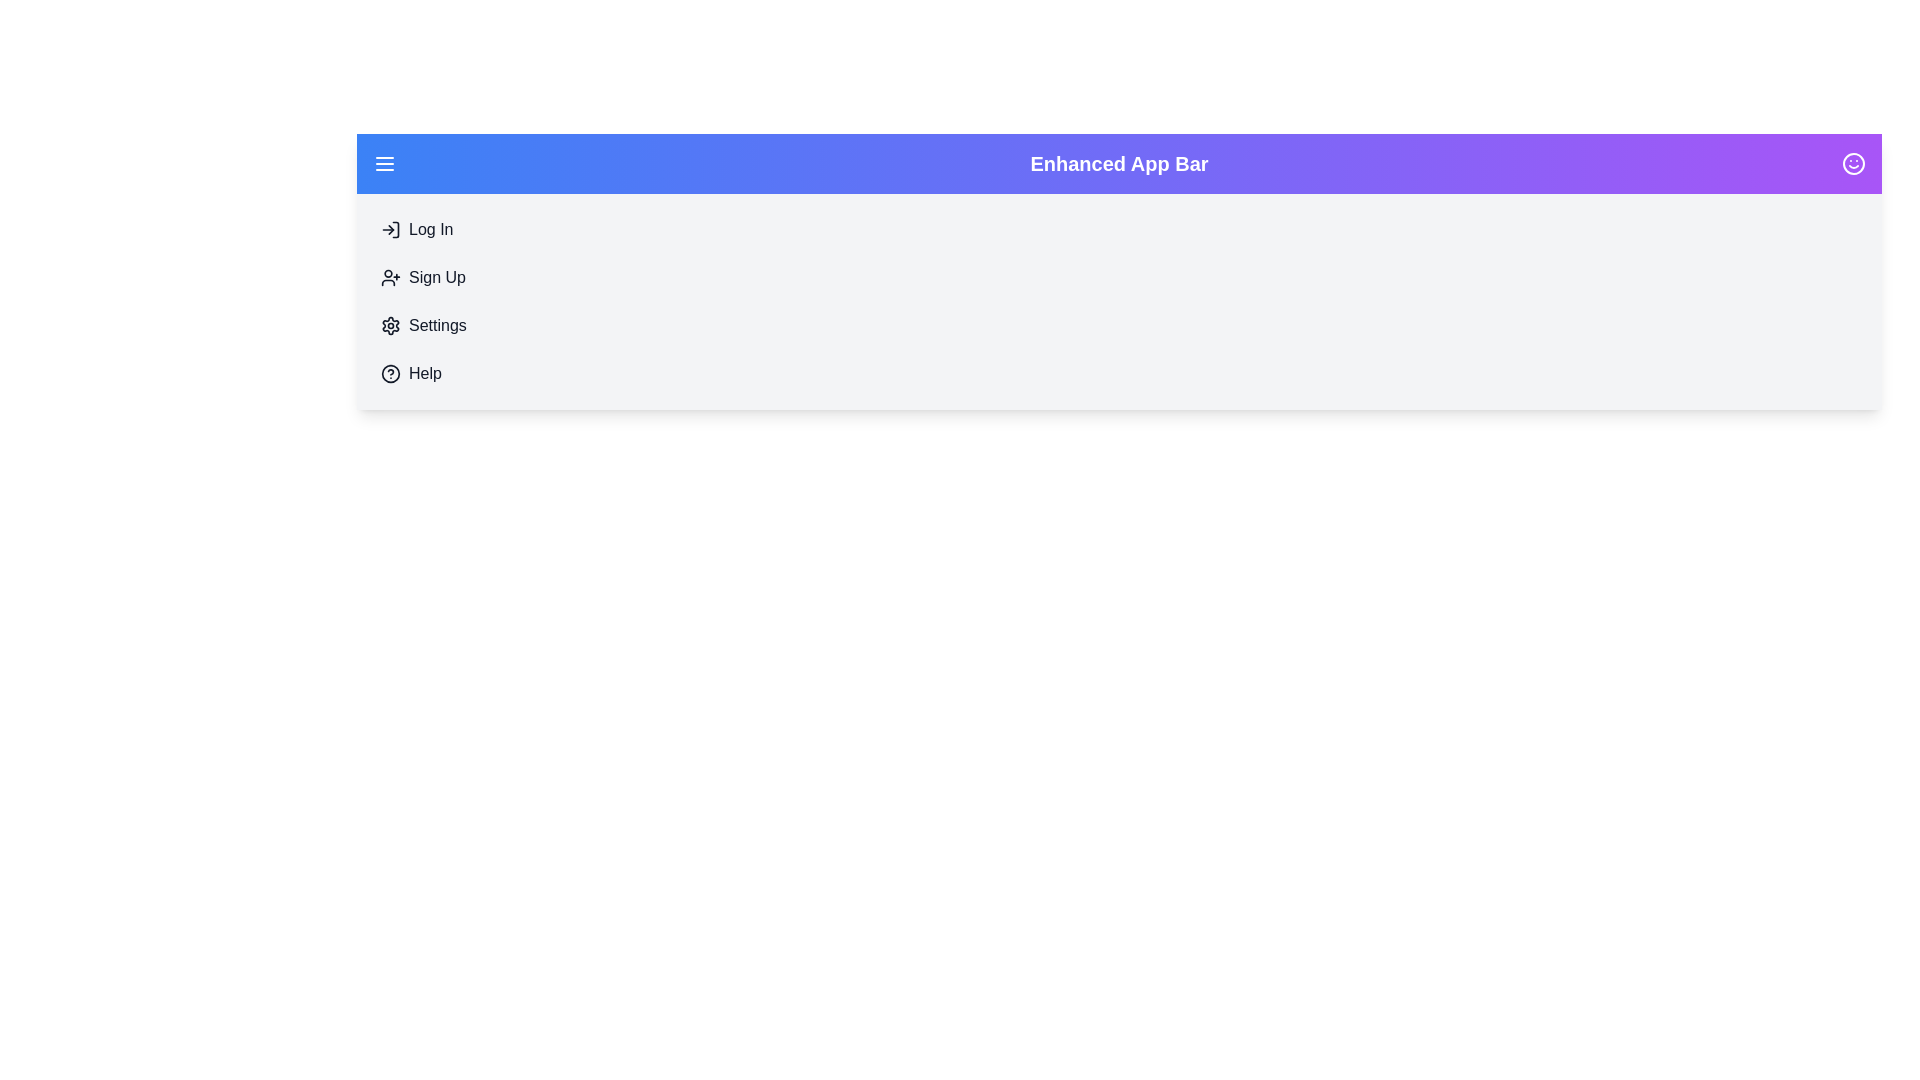  What do you see at coordinates (373, 229) in the screenshot?
I see `the 'Log In' menu item` at bounding box center [373, 229].